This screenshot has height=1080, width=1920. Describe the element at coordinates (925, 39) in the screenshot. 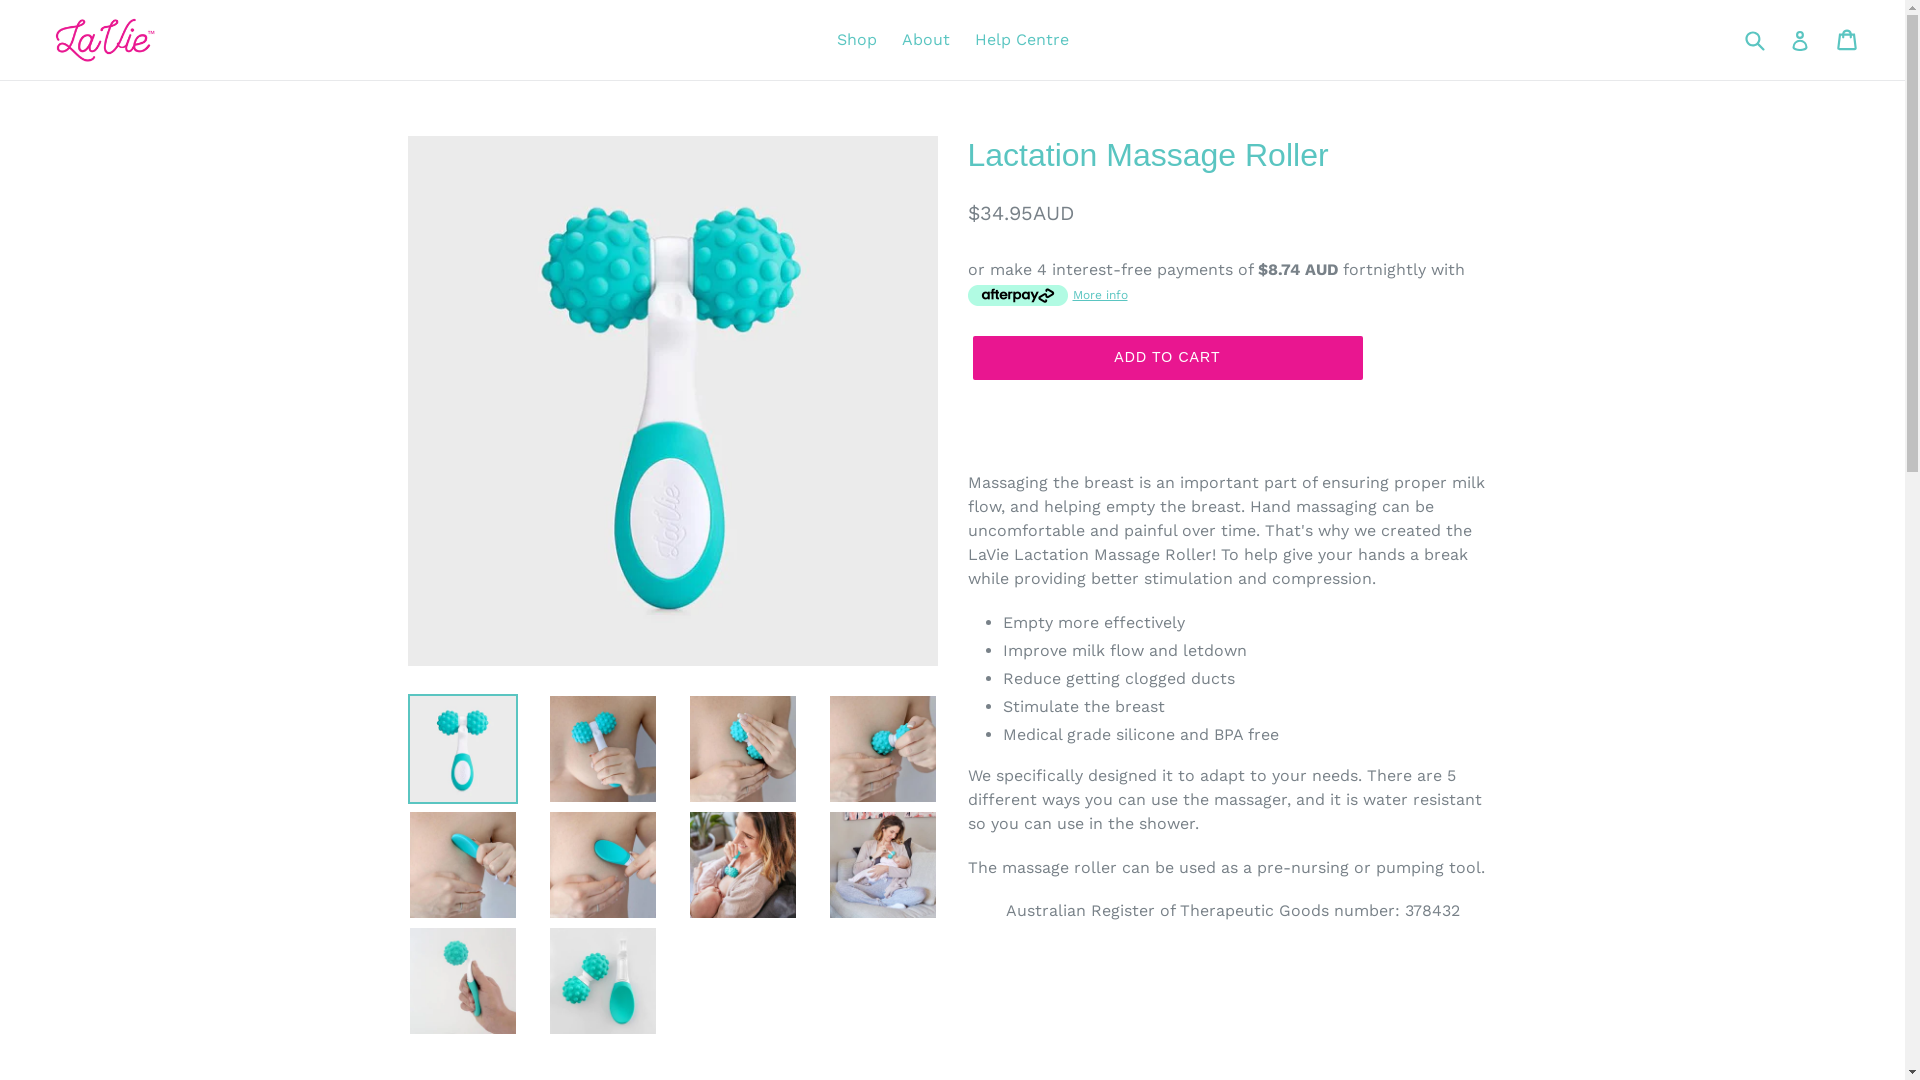

I see `'About'` at that location.